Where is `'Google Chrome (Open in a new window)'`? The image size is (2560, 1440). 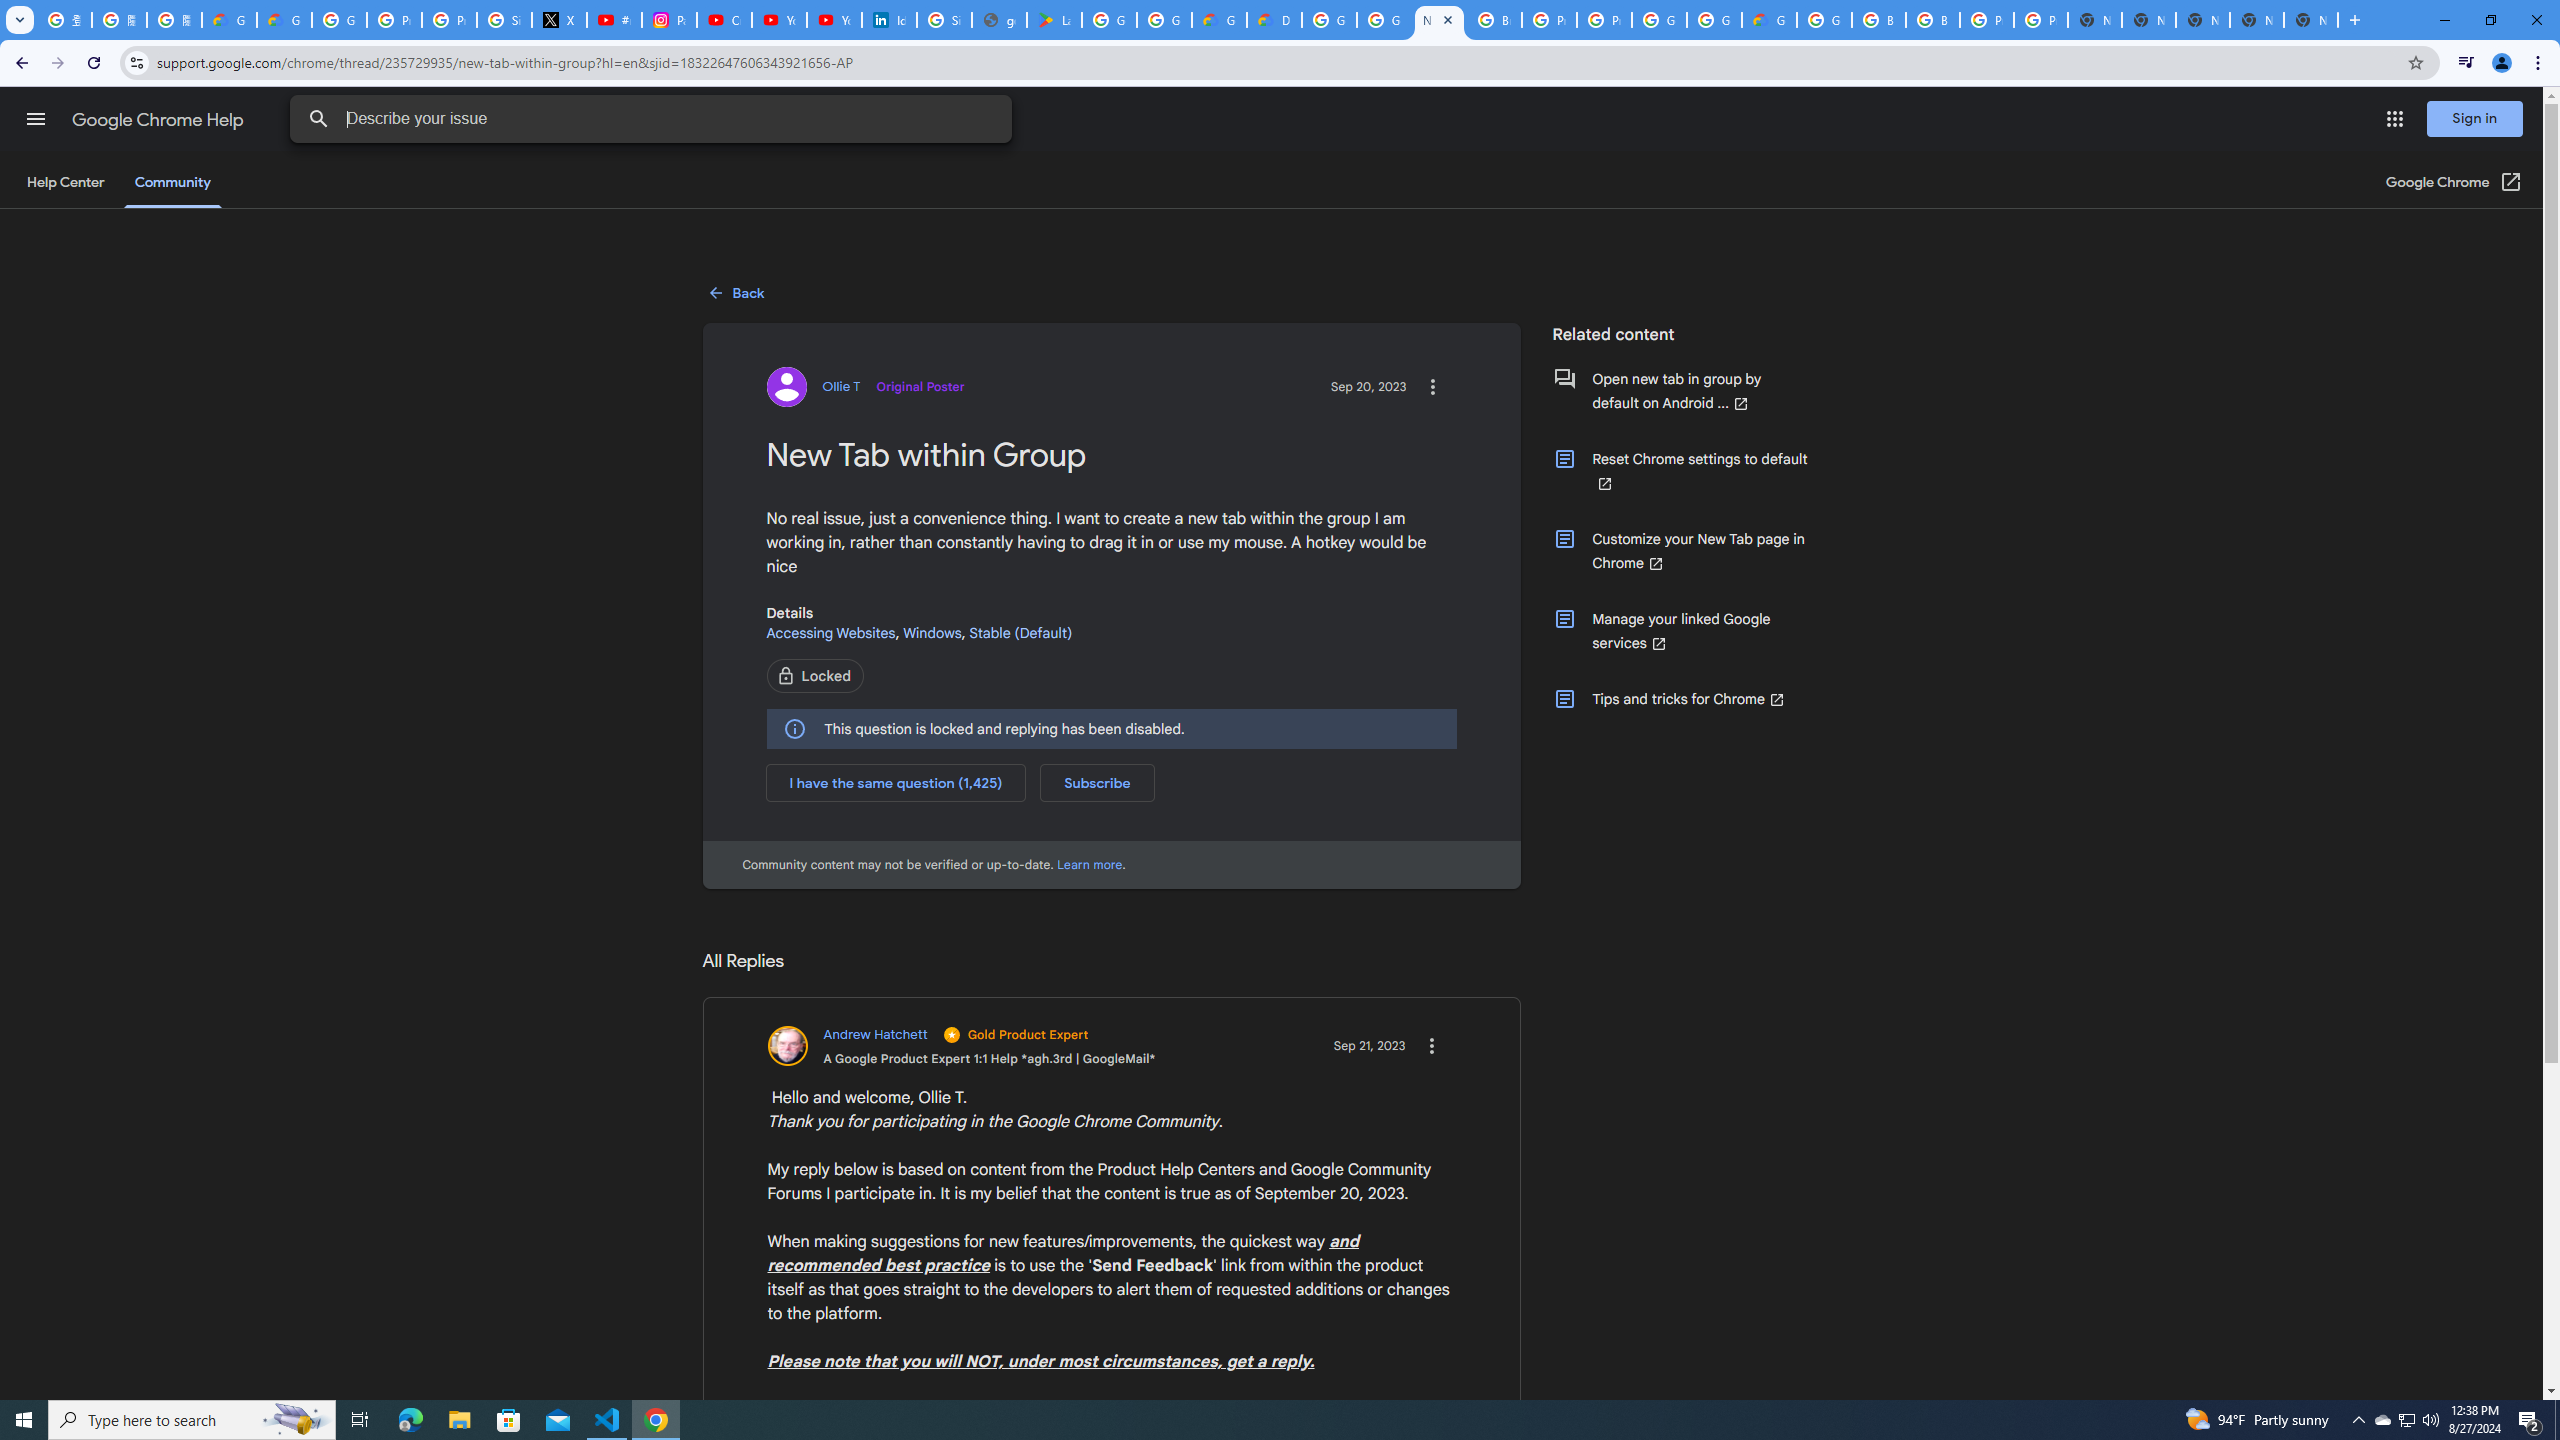
'Google Chrome (Open in a new window)' is located at coordinates (2454, 181).